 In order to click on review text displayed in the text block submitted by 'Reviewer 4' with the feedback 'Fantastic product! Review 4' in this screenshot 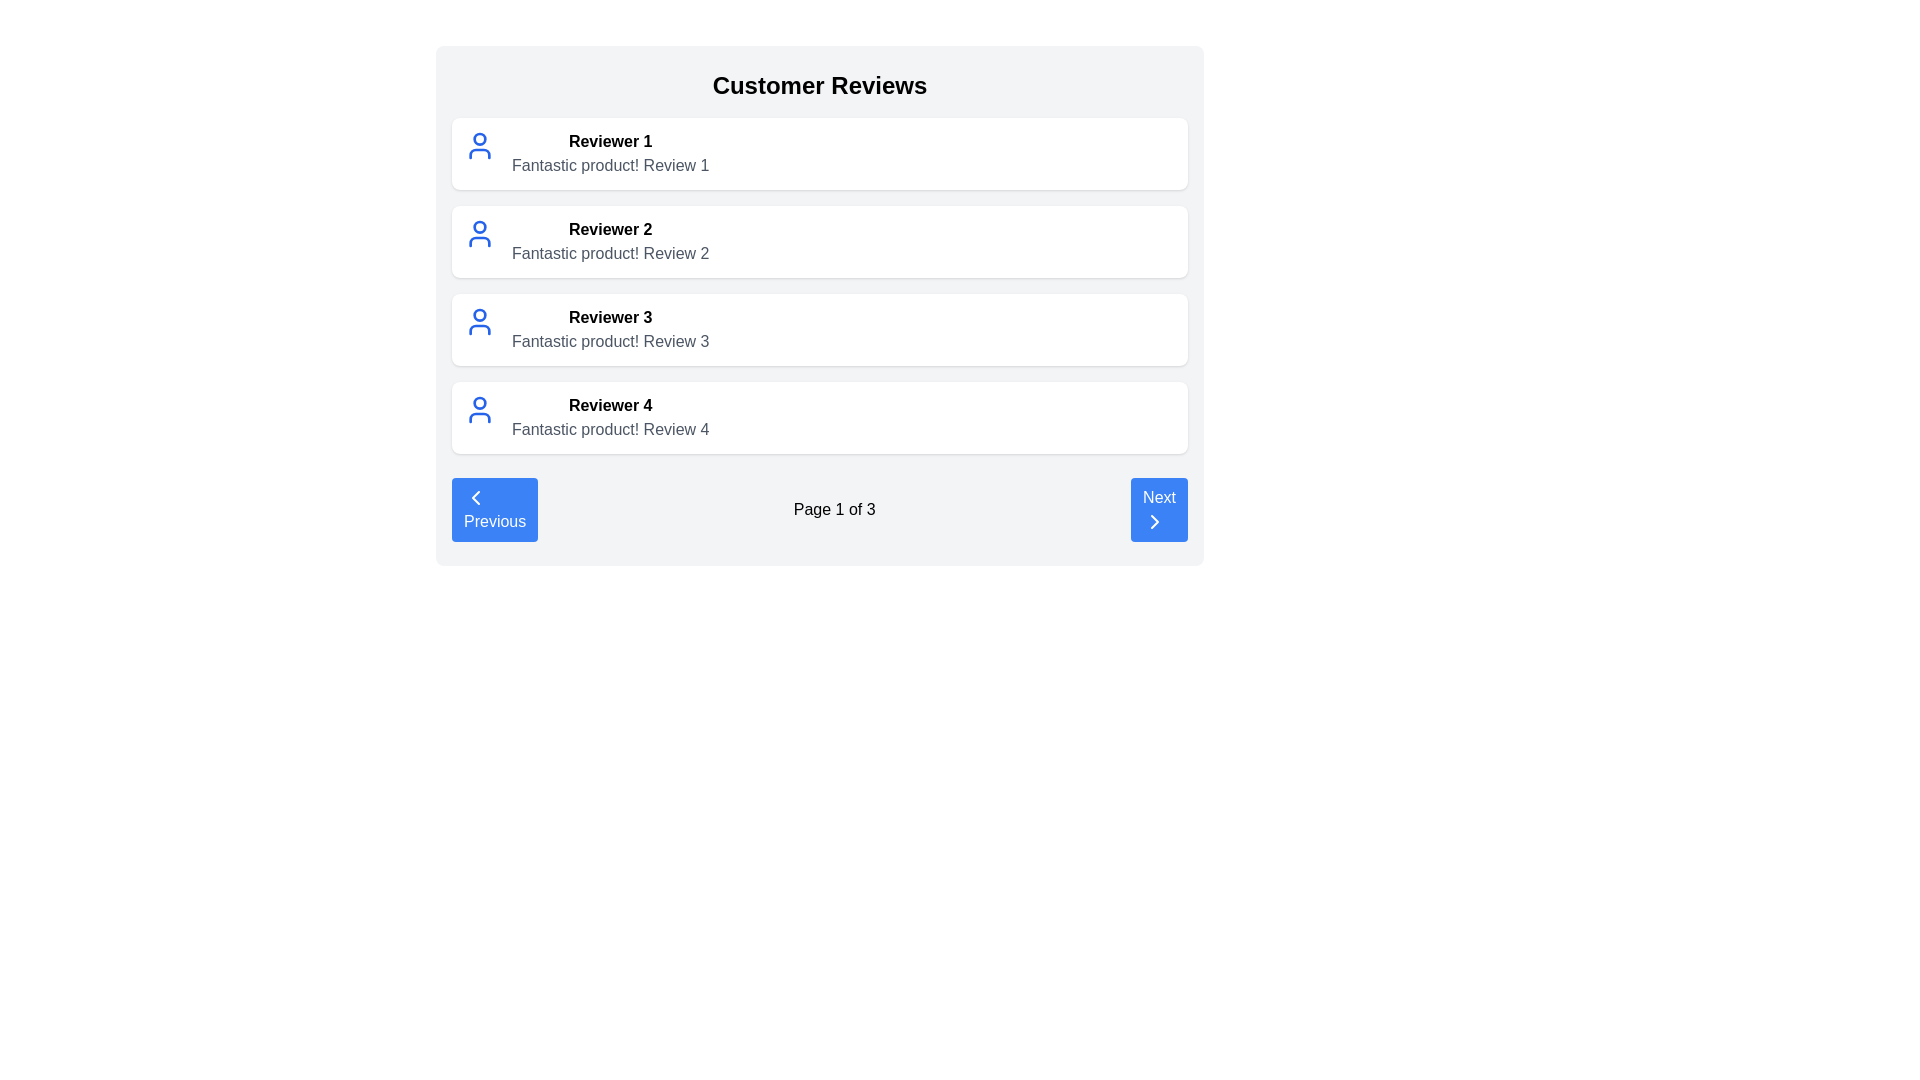, I will do `click(609, 416)`.